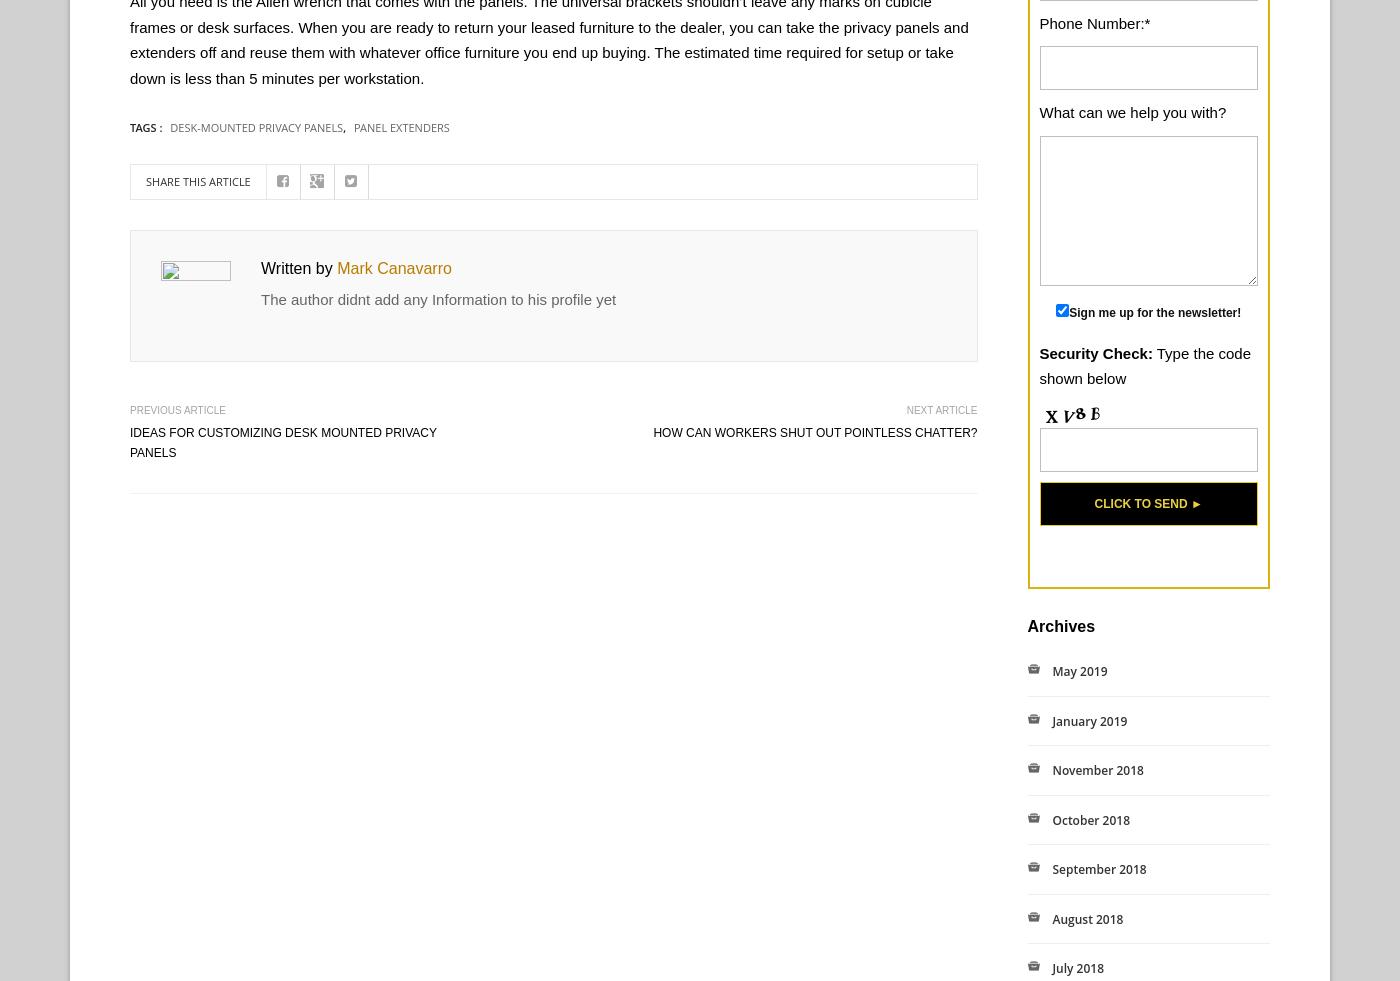  Describe the element at coordinates (197, 180) in the screenshot. I see `'Share this article'` at that location.